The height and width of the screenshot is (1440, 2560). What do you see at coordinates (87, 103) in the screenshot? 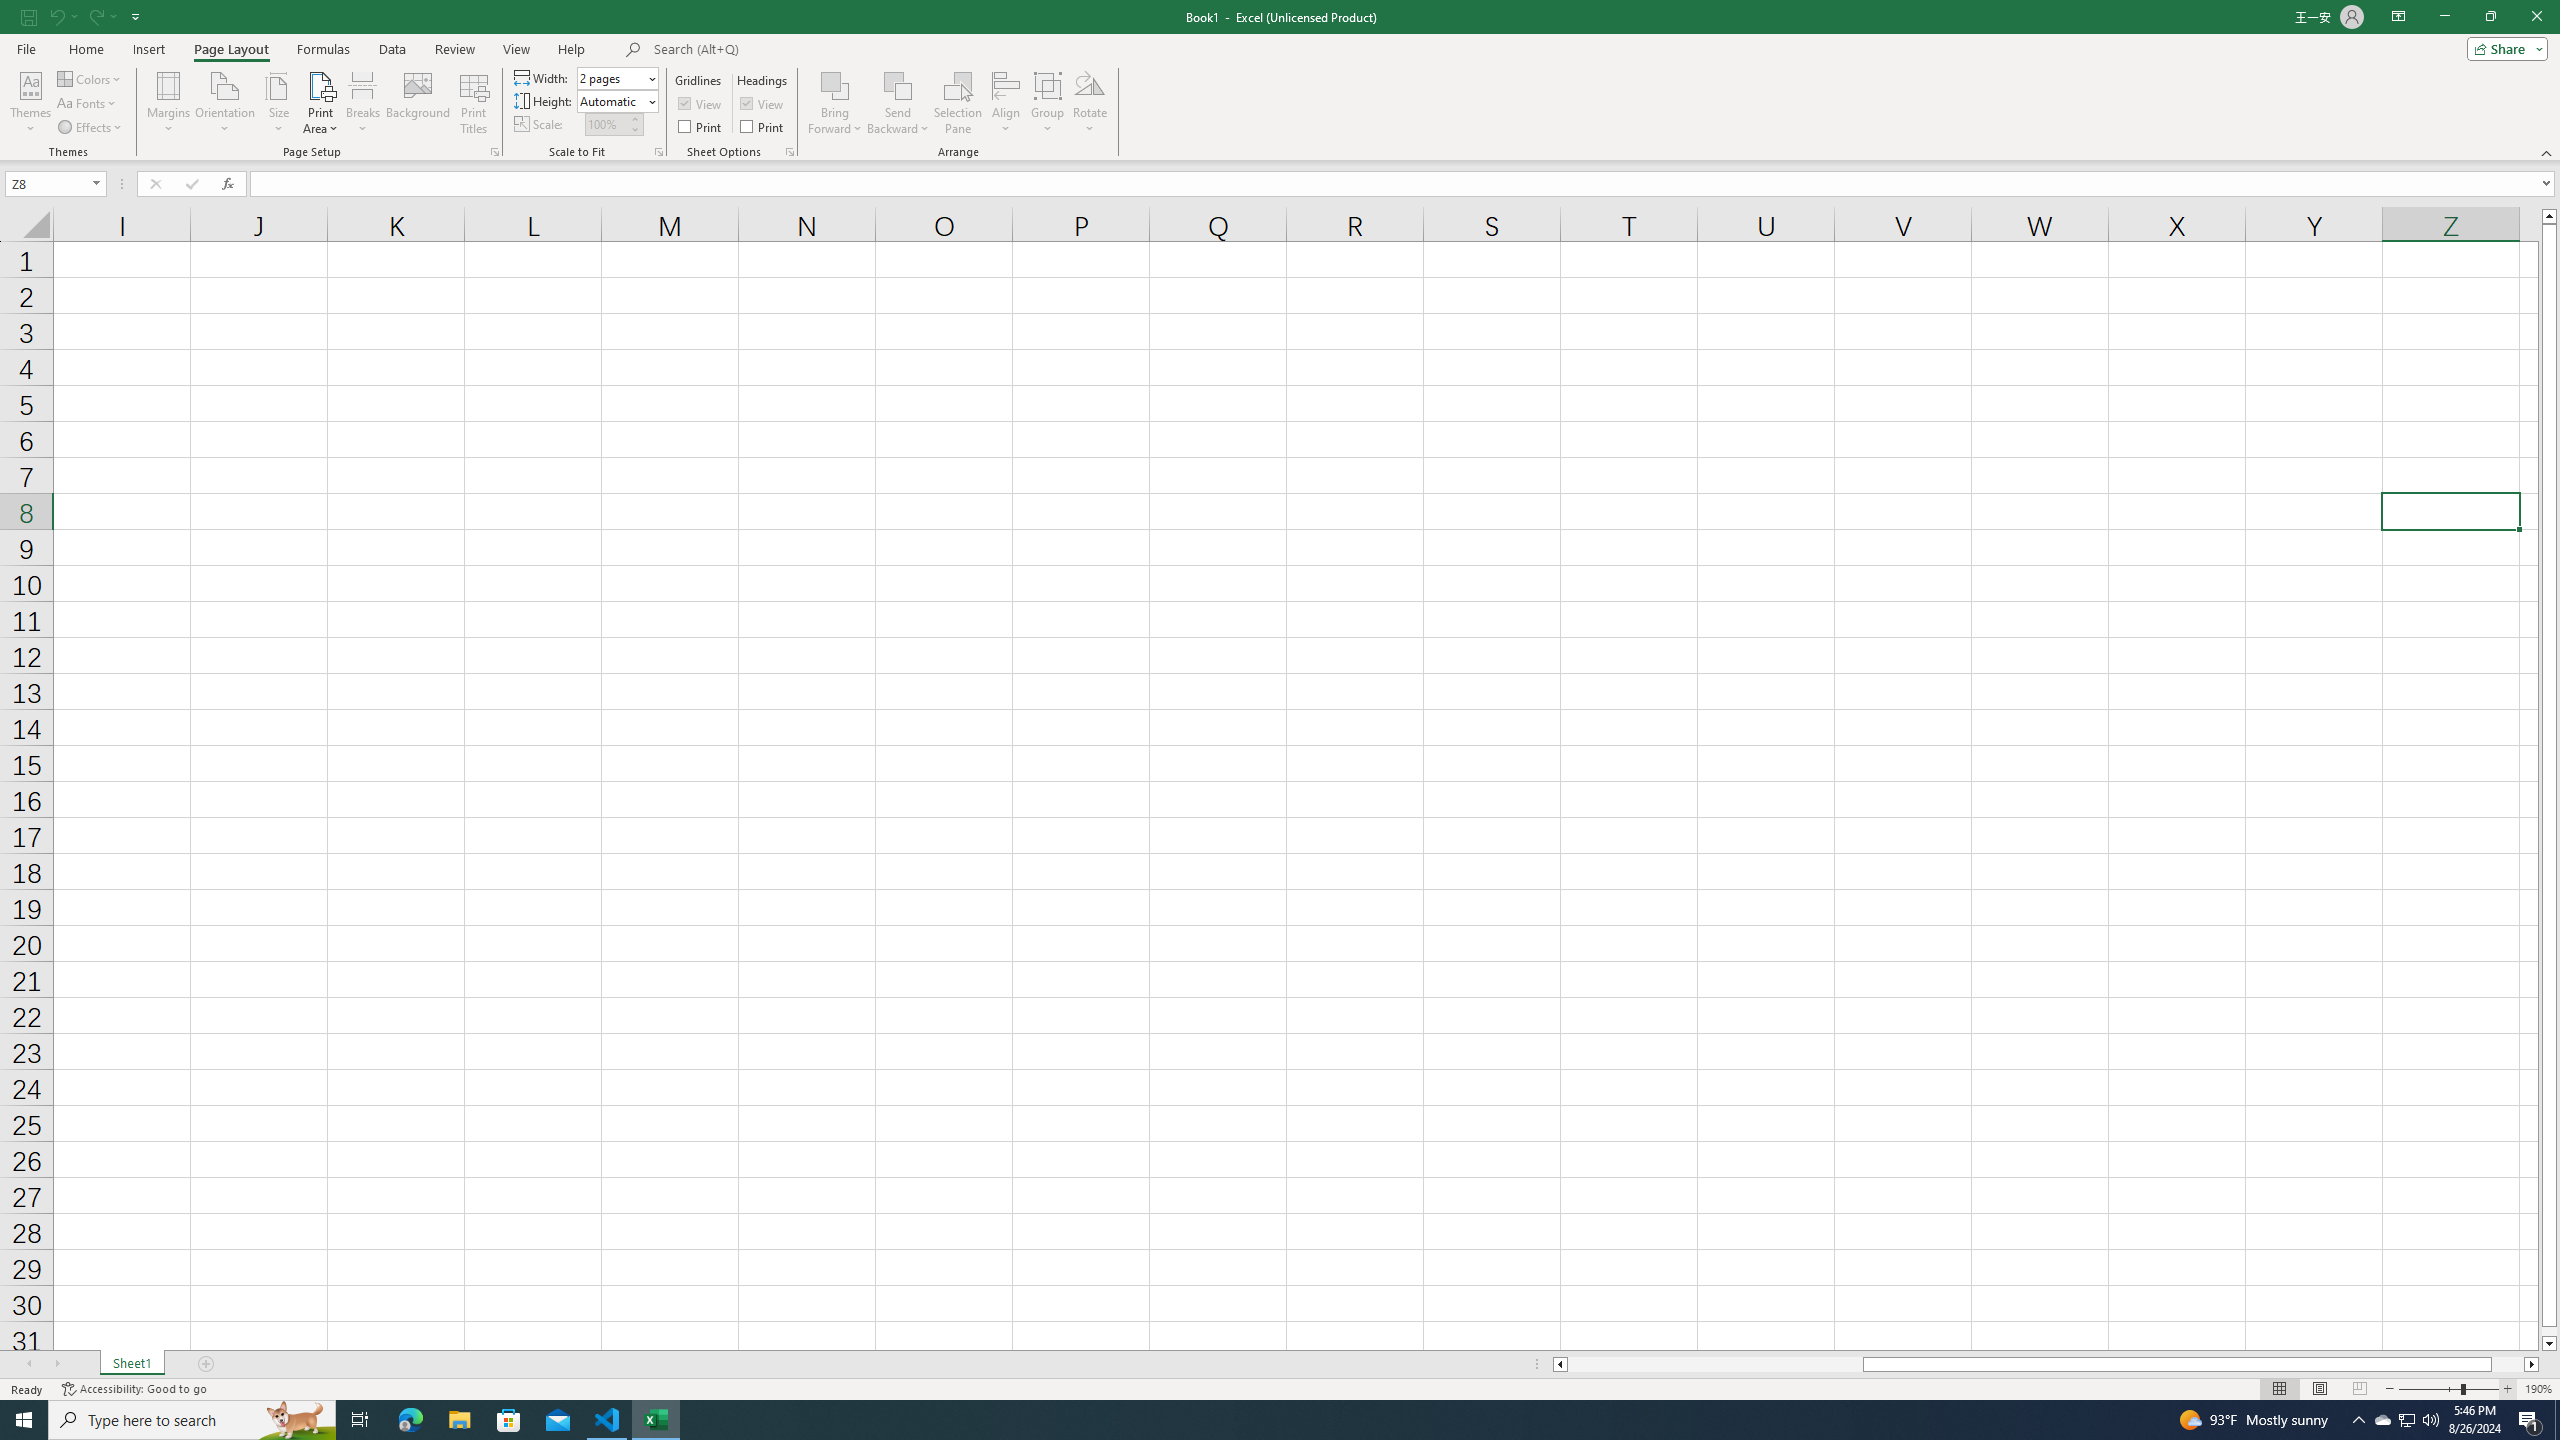
I see `'Fonts'` at bounding box center [87, 103].